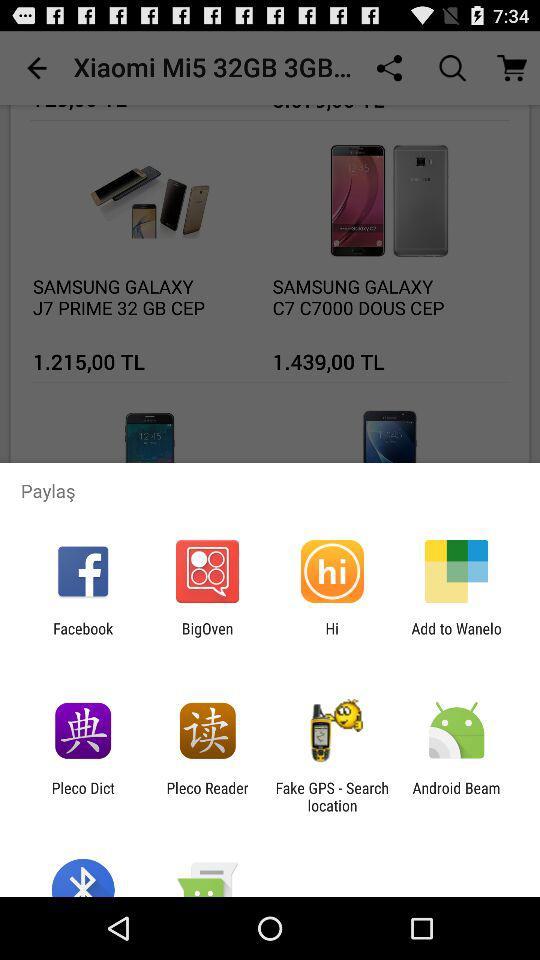 Image resolution: width=540 pixels, height=960 pixels. Describe the element at coordinates (82, 636) in the screenshot. I see `facebook icon` at that location.